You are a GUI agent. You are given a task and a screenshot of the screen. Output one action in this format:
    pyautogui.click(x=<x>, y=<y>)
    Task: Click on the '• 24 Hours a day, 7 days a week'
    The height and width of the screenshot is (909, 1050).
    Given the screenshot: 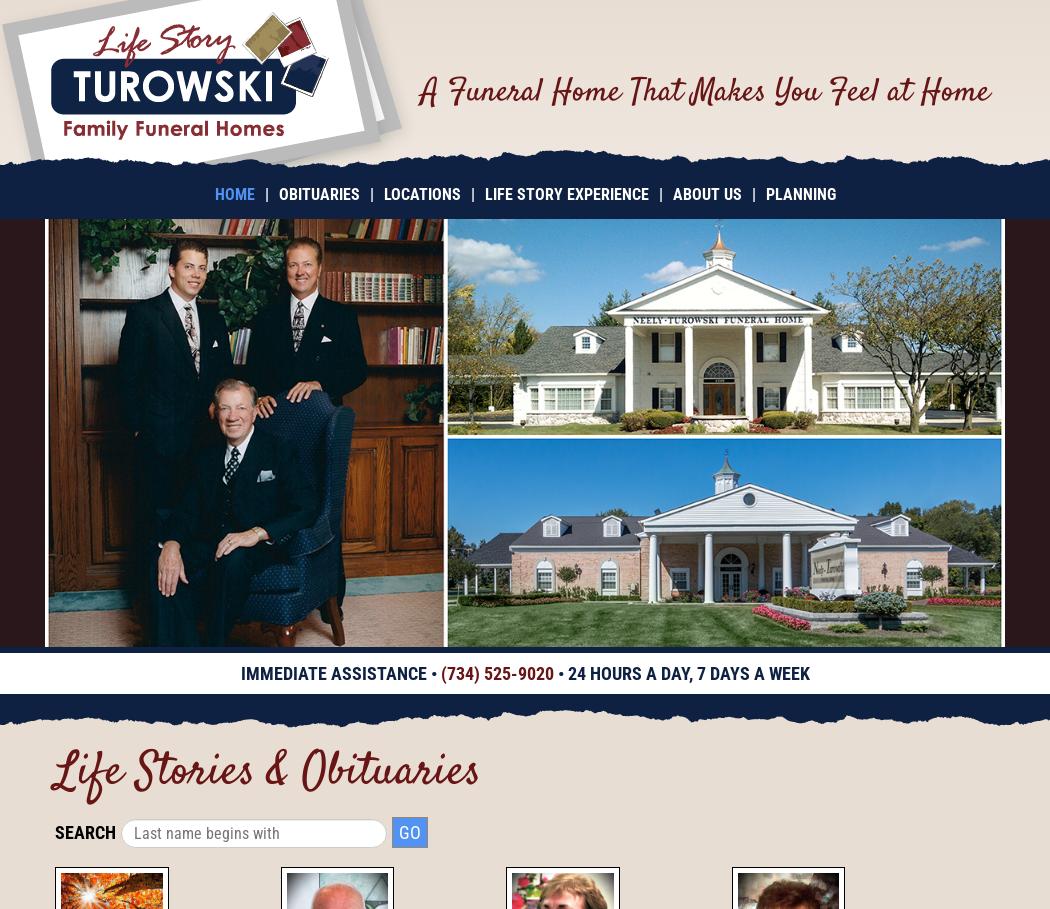 What is the action you would take?
    pyautogui.click(x=681, y=673)
    